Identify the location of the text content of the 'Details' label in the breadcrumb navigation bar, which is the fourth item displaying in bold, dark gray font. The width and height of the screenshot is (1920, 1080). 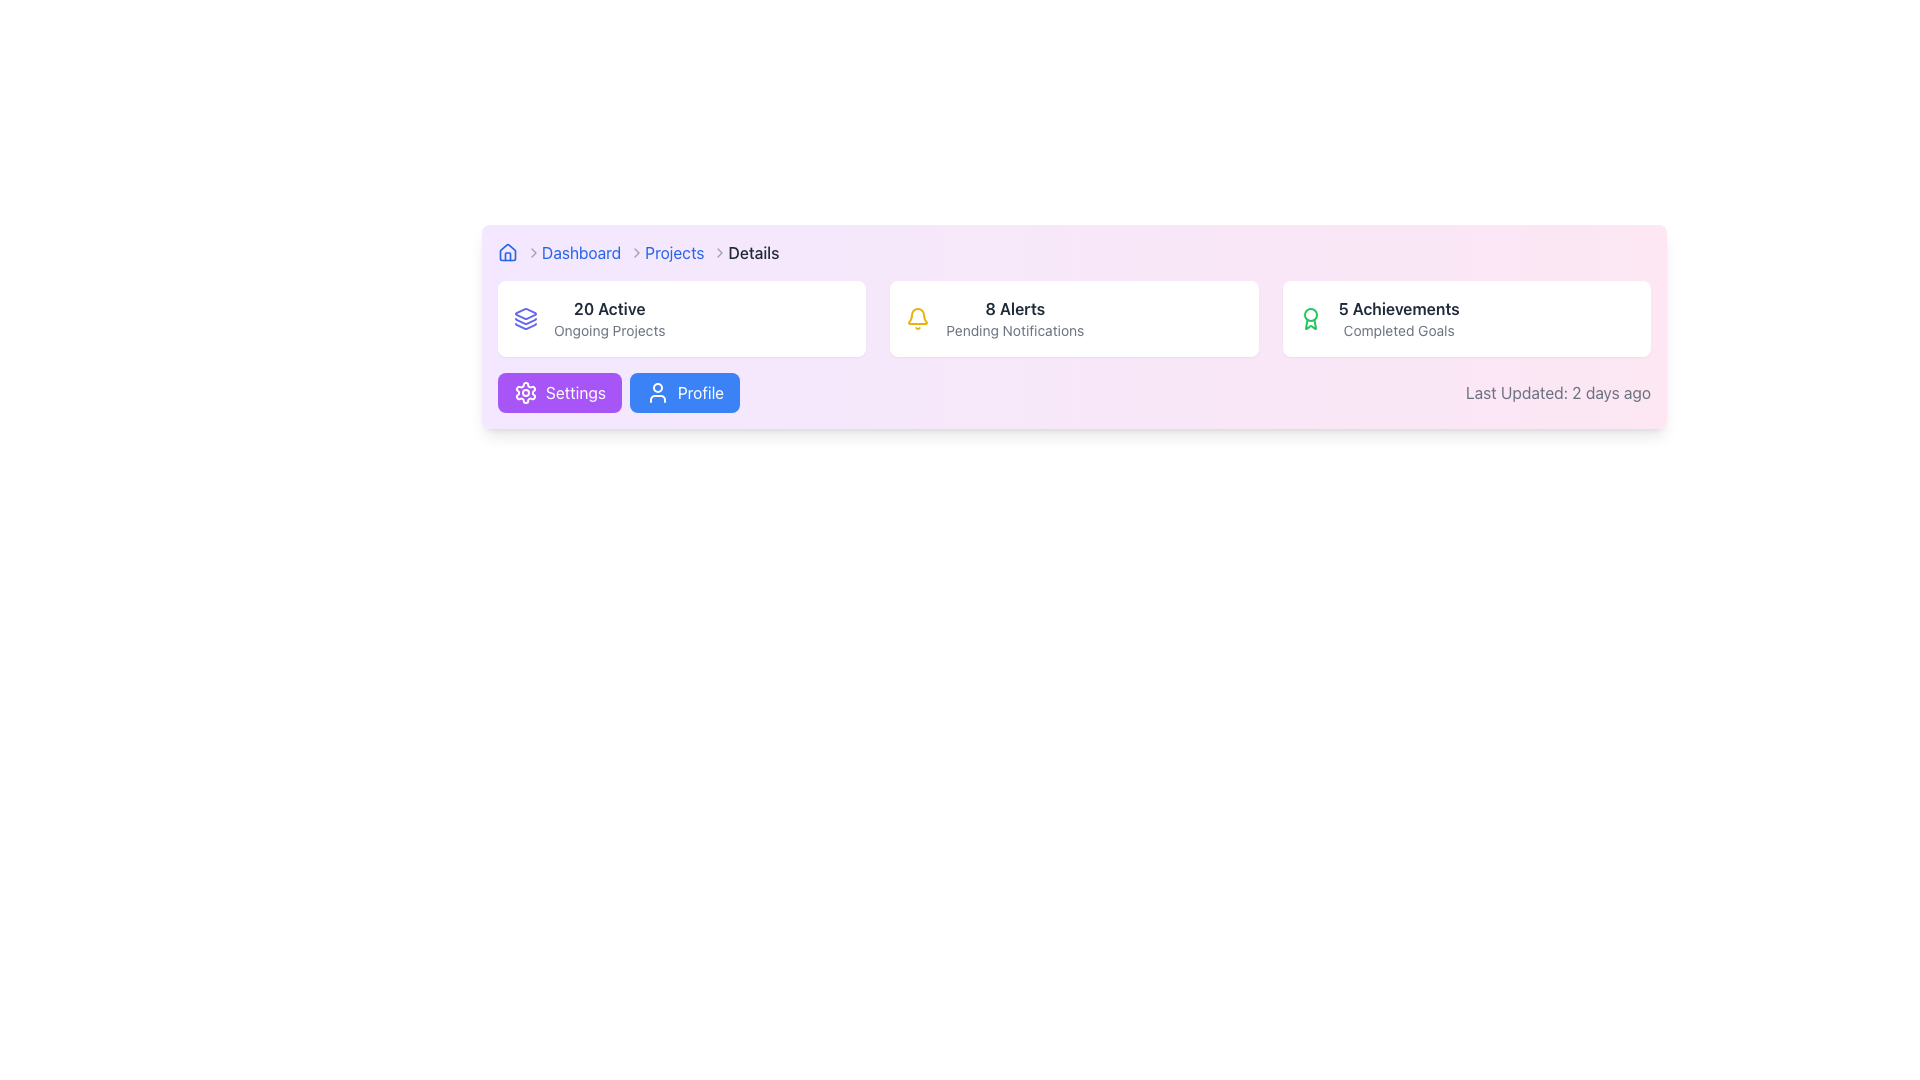
(752, 252).